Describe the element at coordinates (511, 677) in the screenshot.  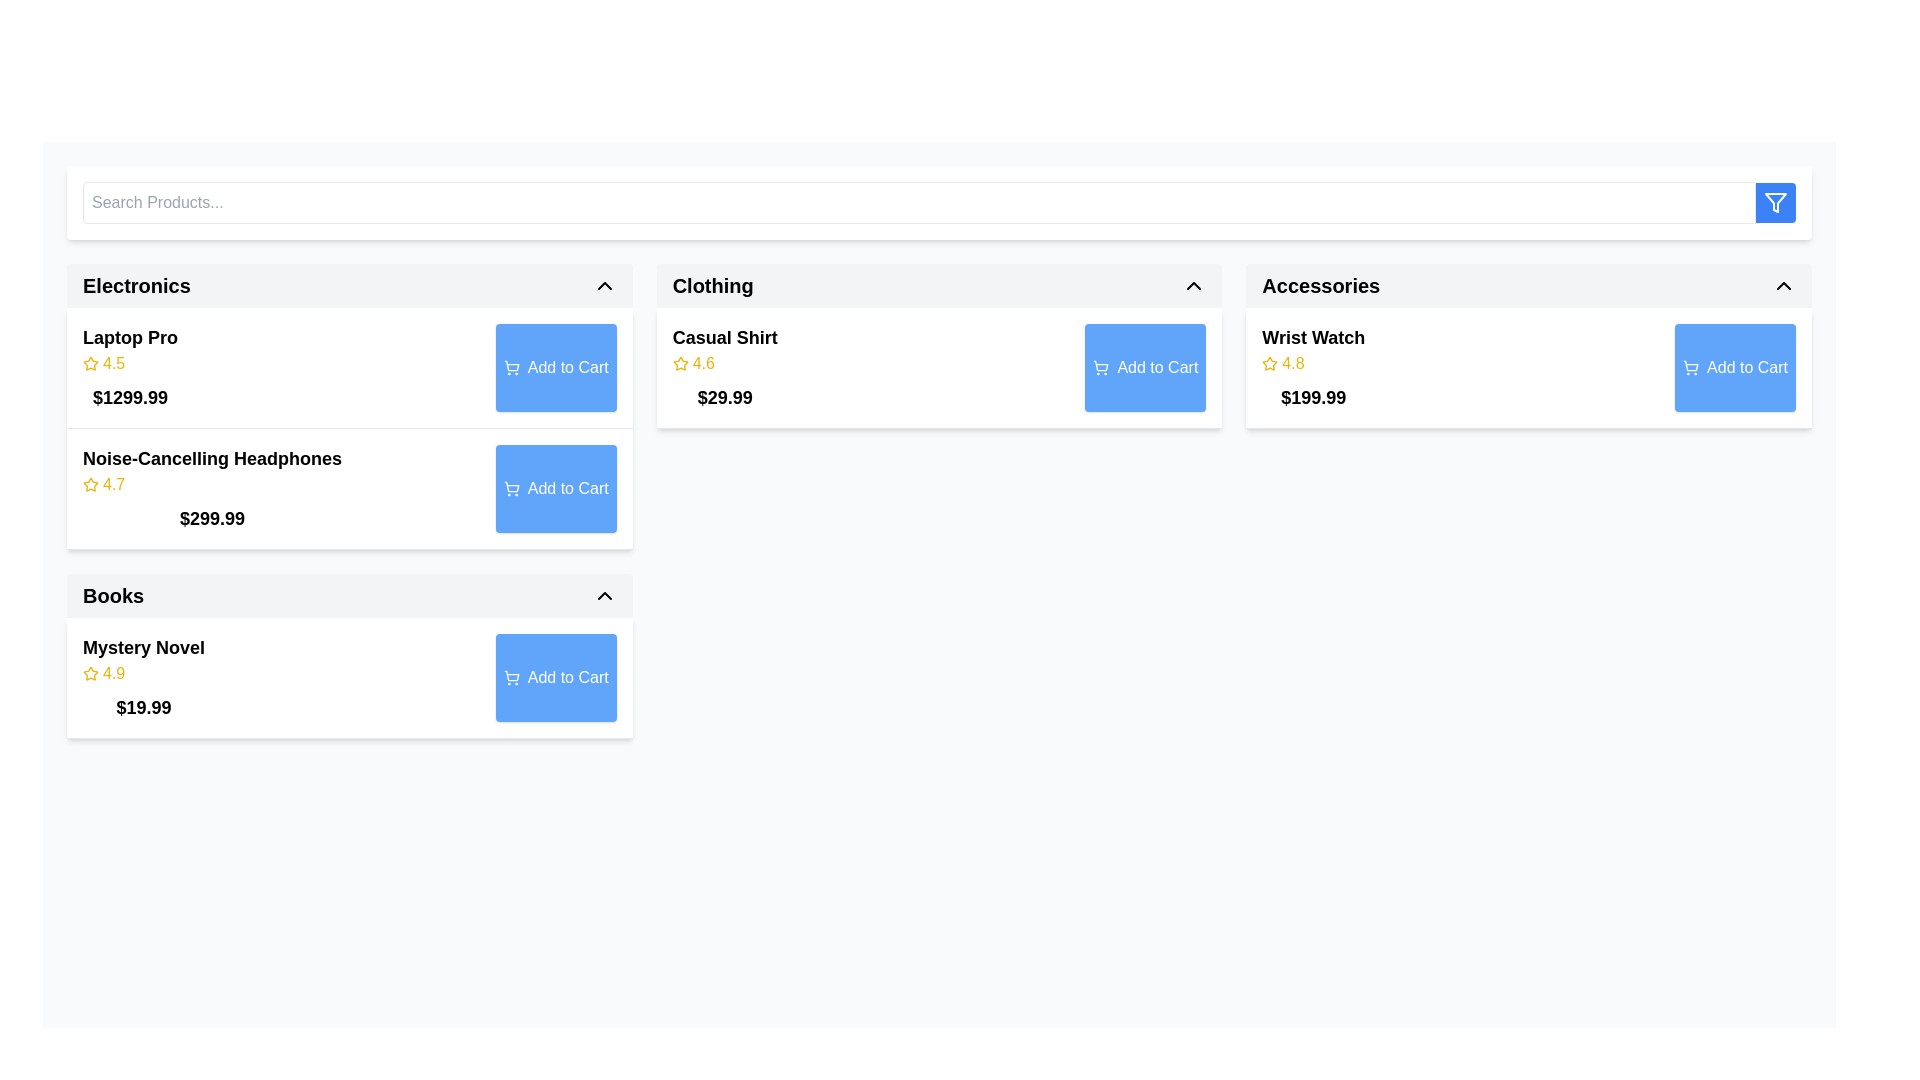
I see `the shopping cart icon located to the left of the 'Add to Cart' button for the 'Mystery Novel' in the 'Books' section` at that location.